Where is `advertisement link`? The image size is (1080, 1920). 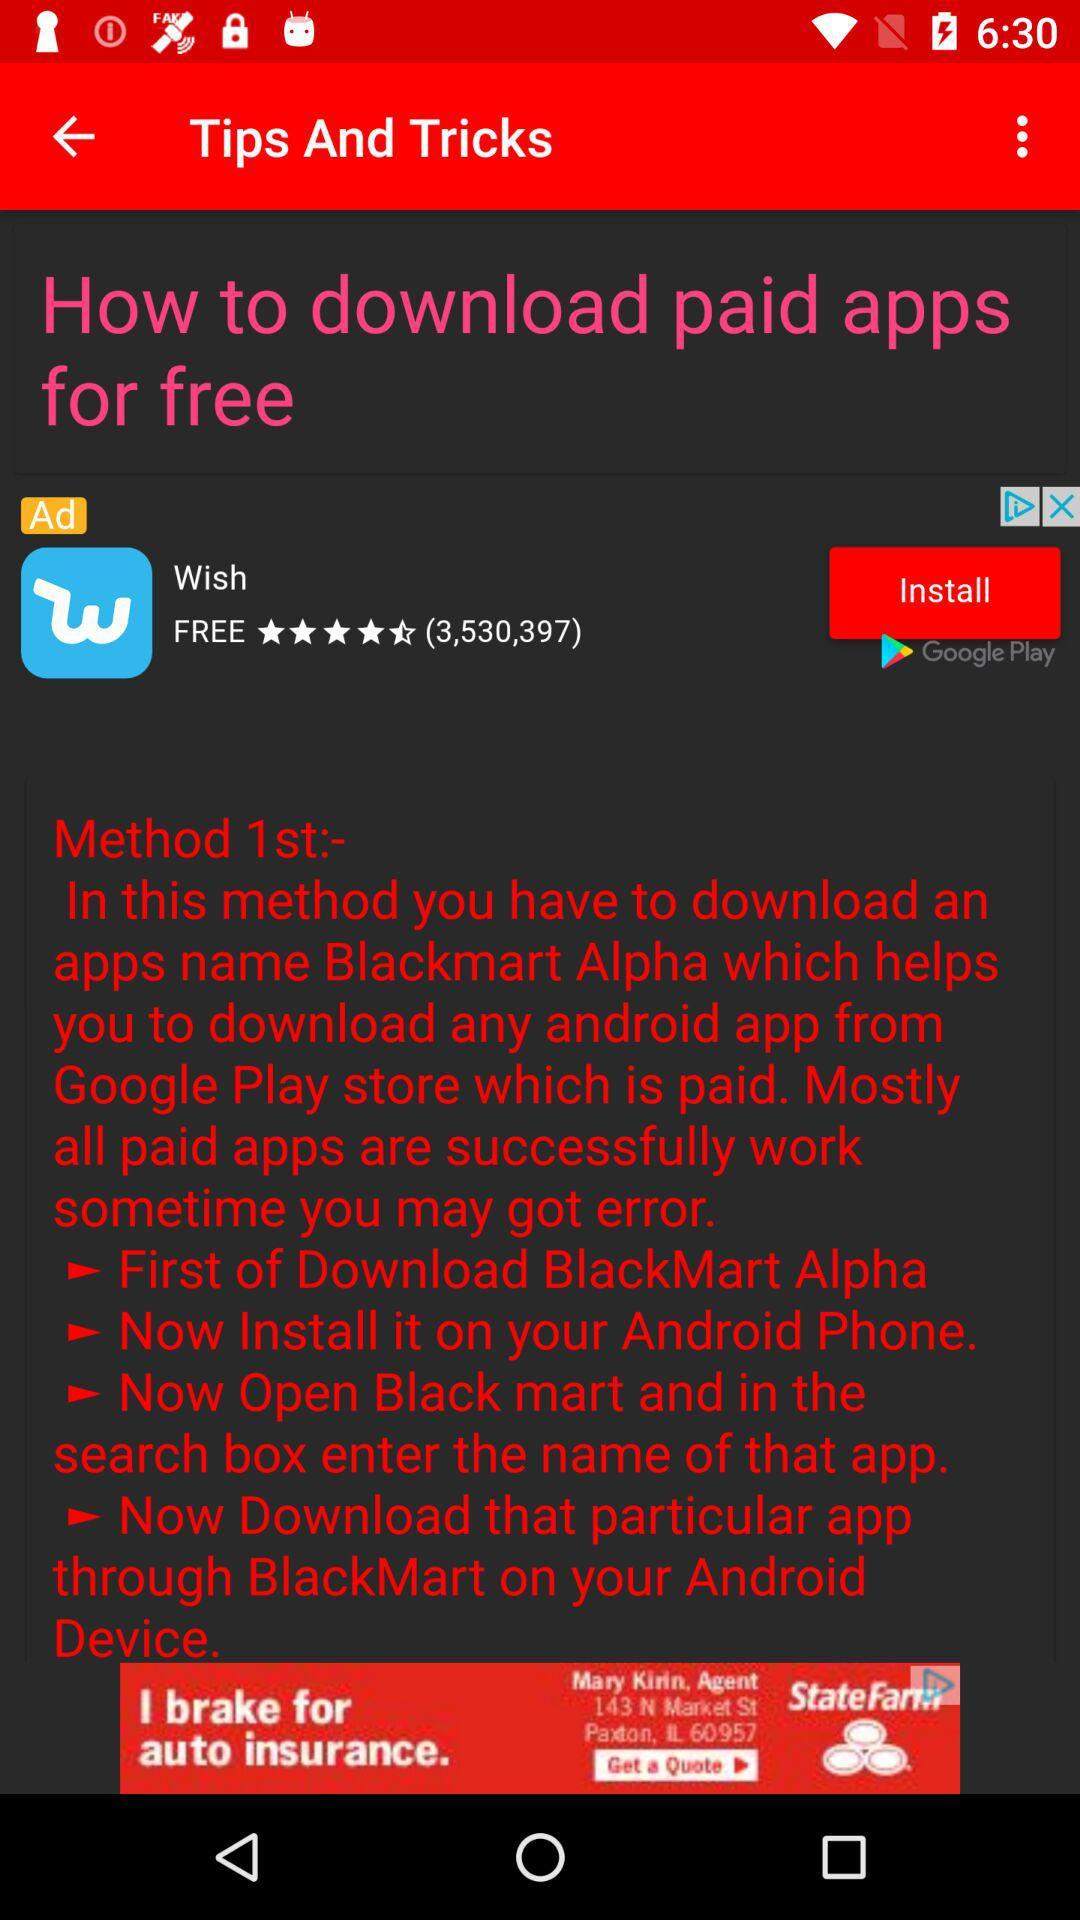
advertisement link is located at coordinates (540, 1727).